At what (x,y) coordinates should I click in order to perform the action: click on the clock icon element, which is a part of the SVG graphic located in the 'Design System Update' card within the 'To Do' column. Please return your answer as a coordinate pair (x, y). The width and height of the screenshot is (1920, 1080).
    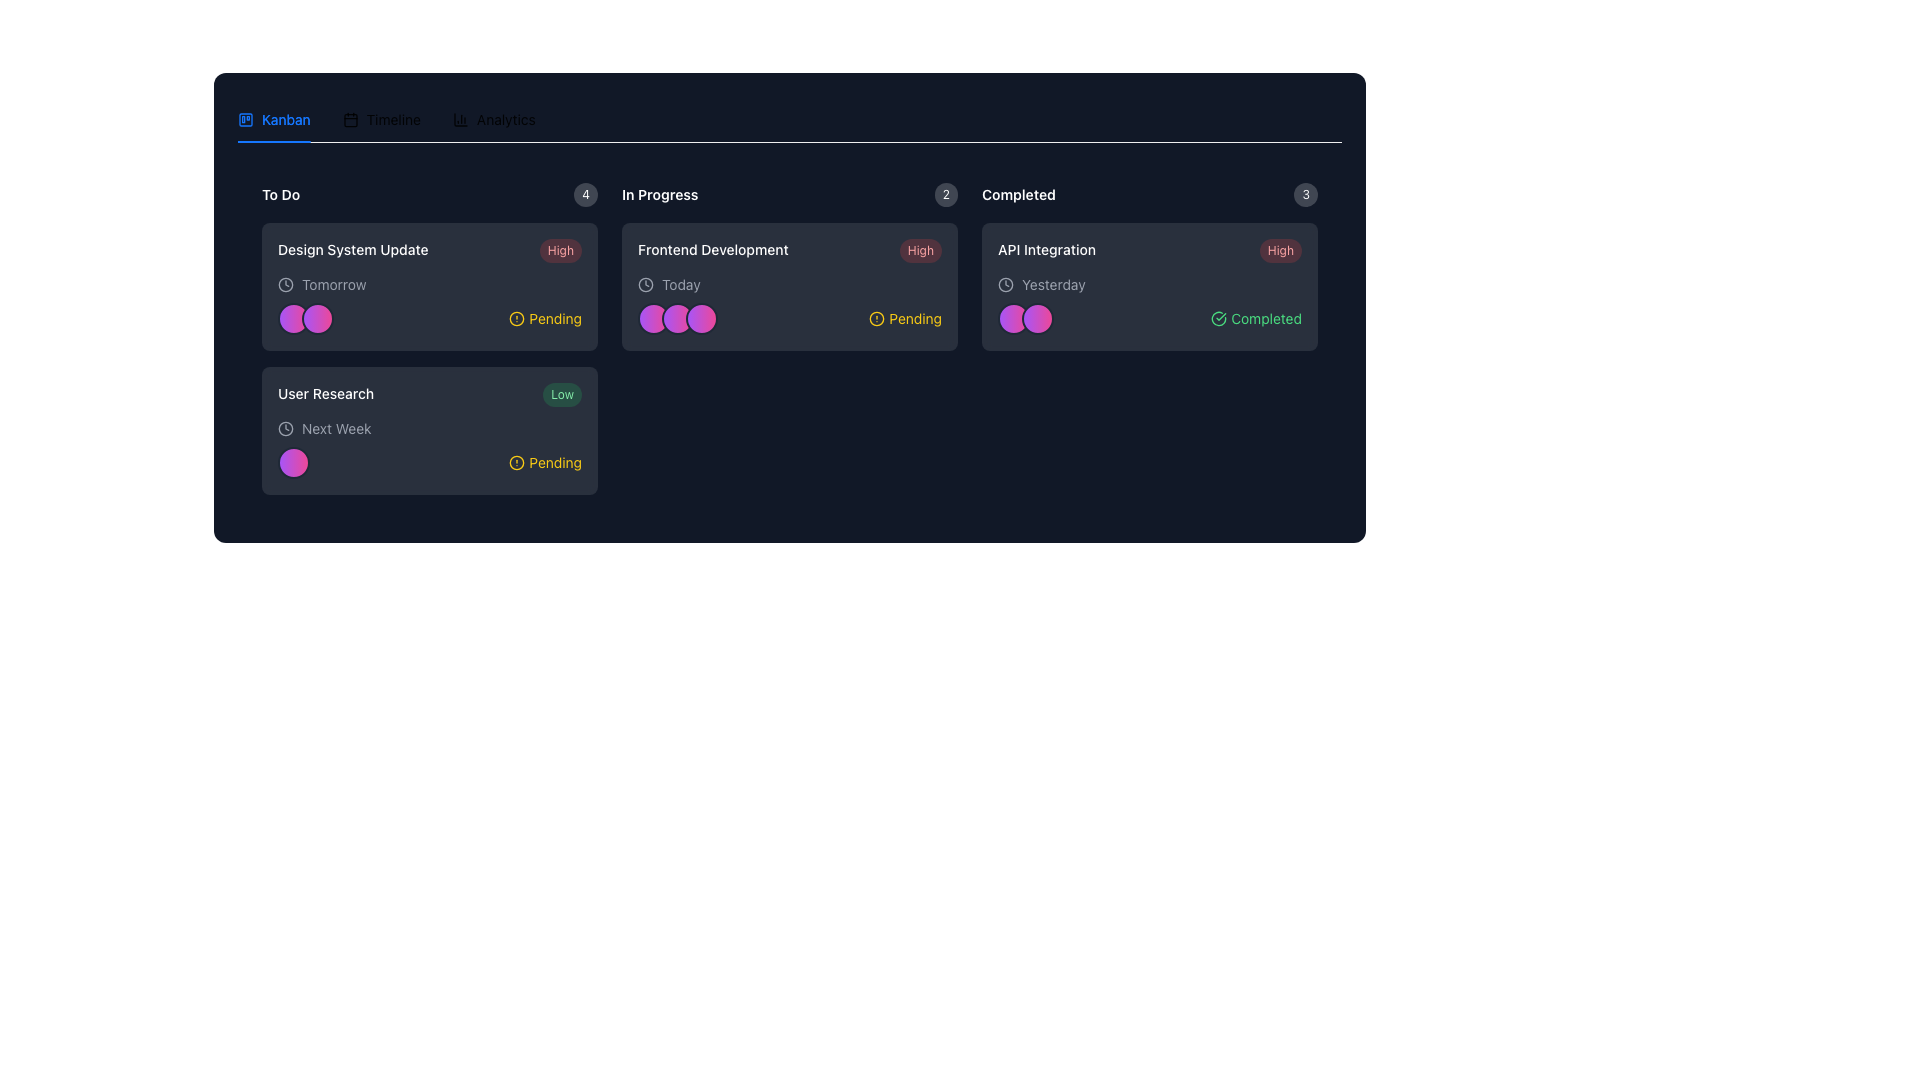
    Looking at the image, I should click on (285, 285).